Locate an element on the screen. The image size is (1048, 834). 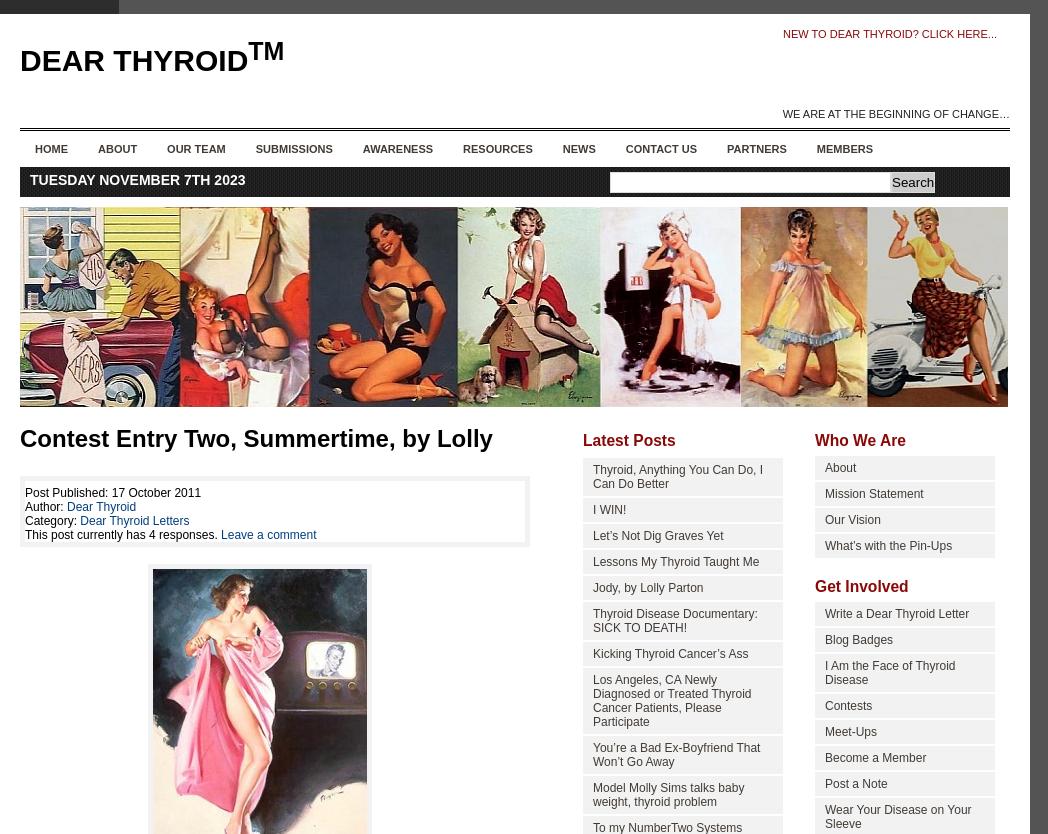
'New to Dear Thyroid? Click here...' is located at coordinates (888, 34).